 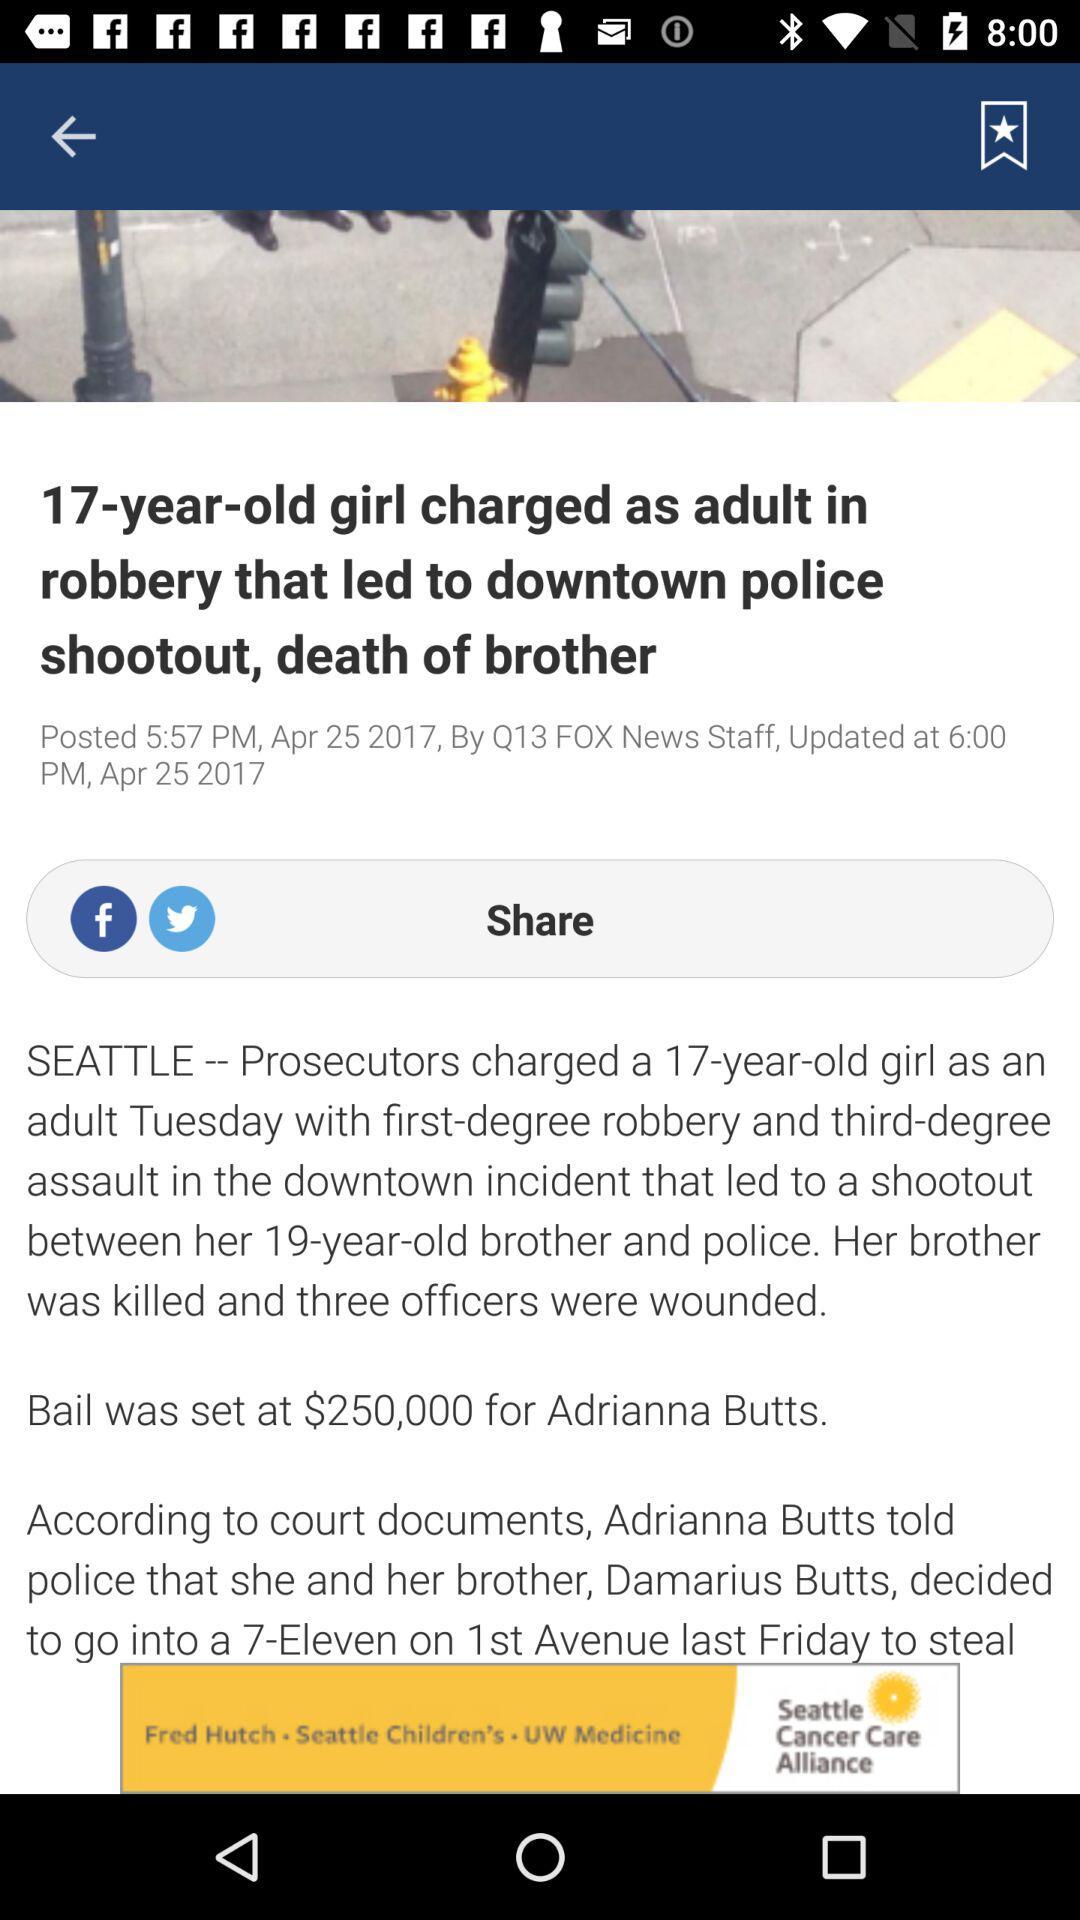 I want to click on button, so click(x=1004, y=135).